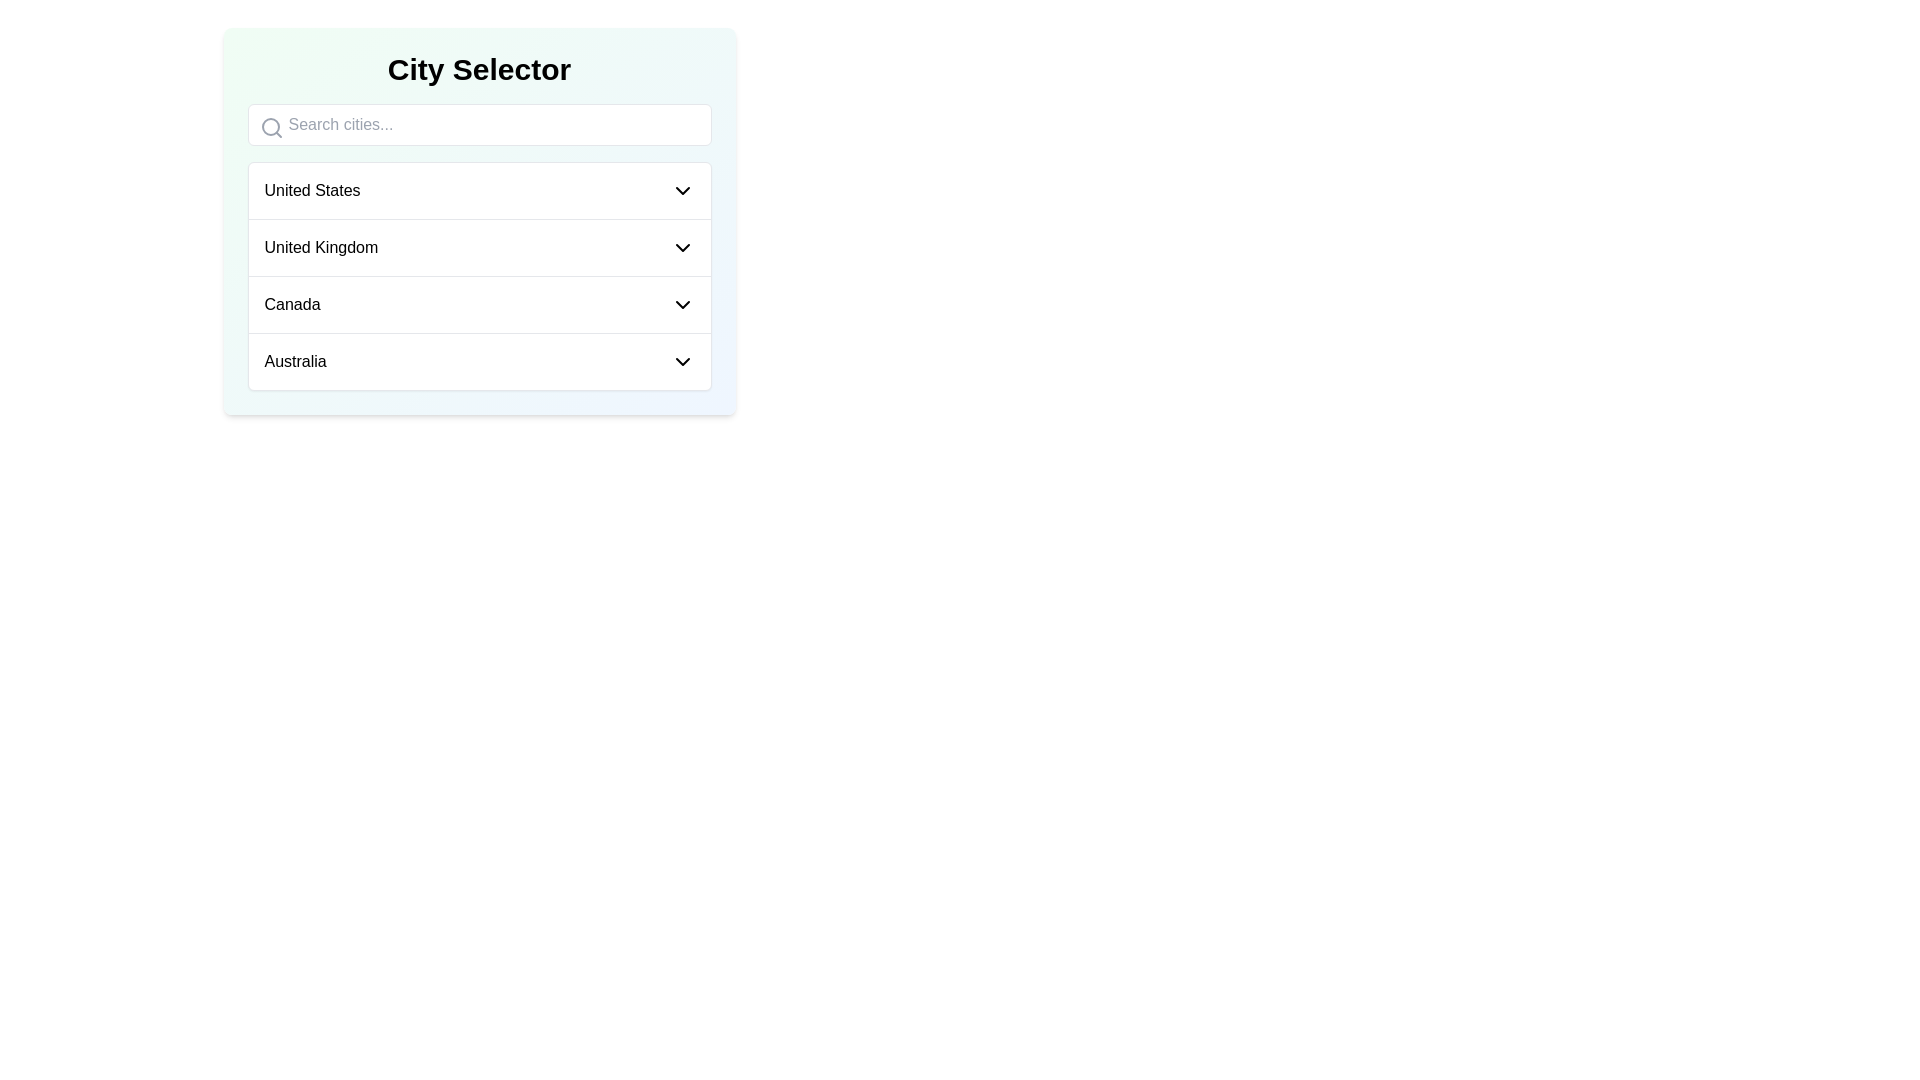  I want to click on the chevron icon next to the 'United Kingdom' selector, so click(682, 246).